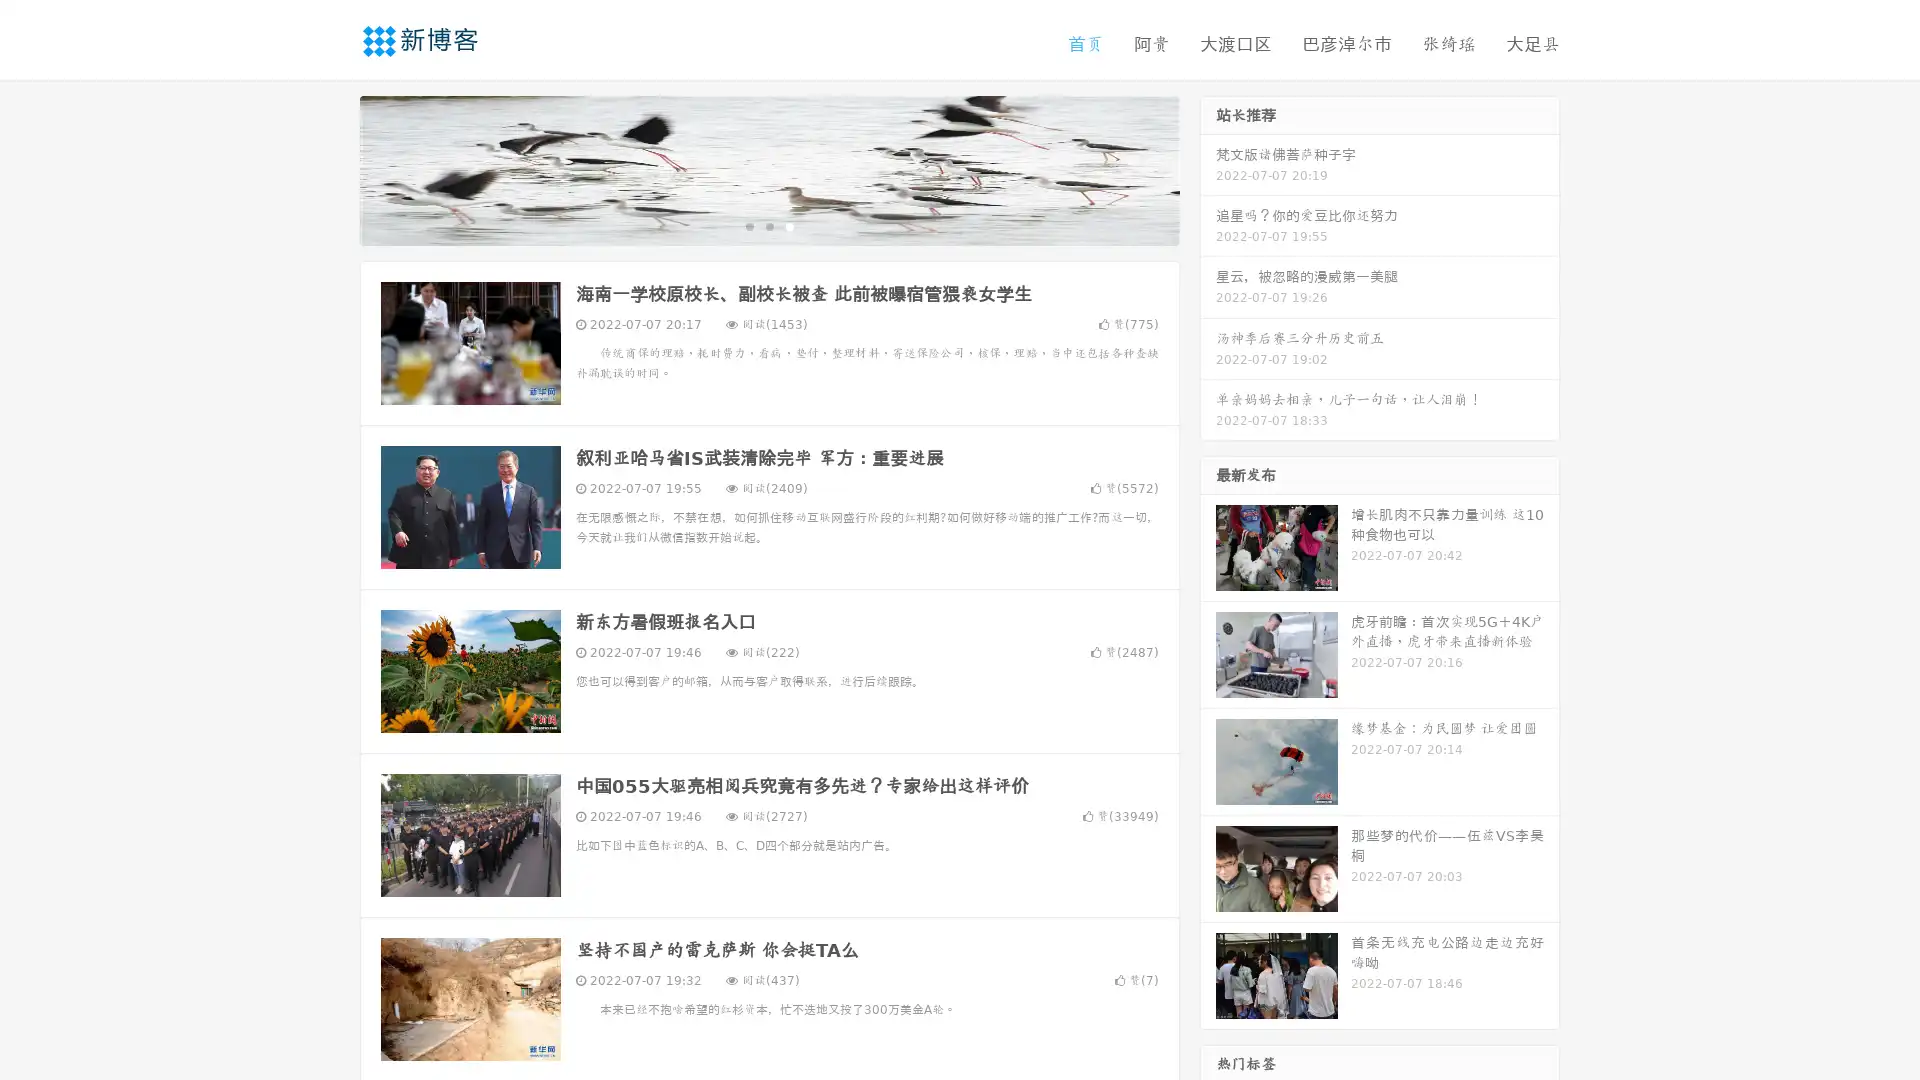 This screenshot has width=1920, height=1080. I want to click on Go to slide 3, so click(789, 225).